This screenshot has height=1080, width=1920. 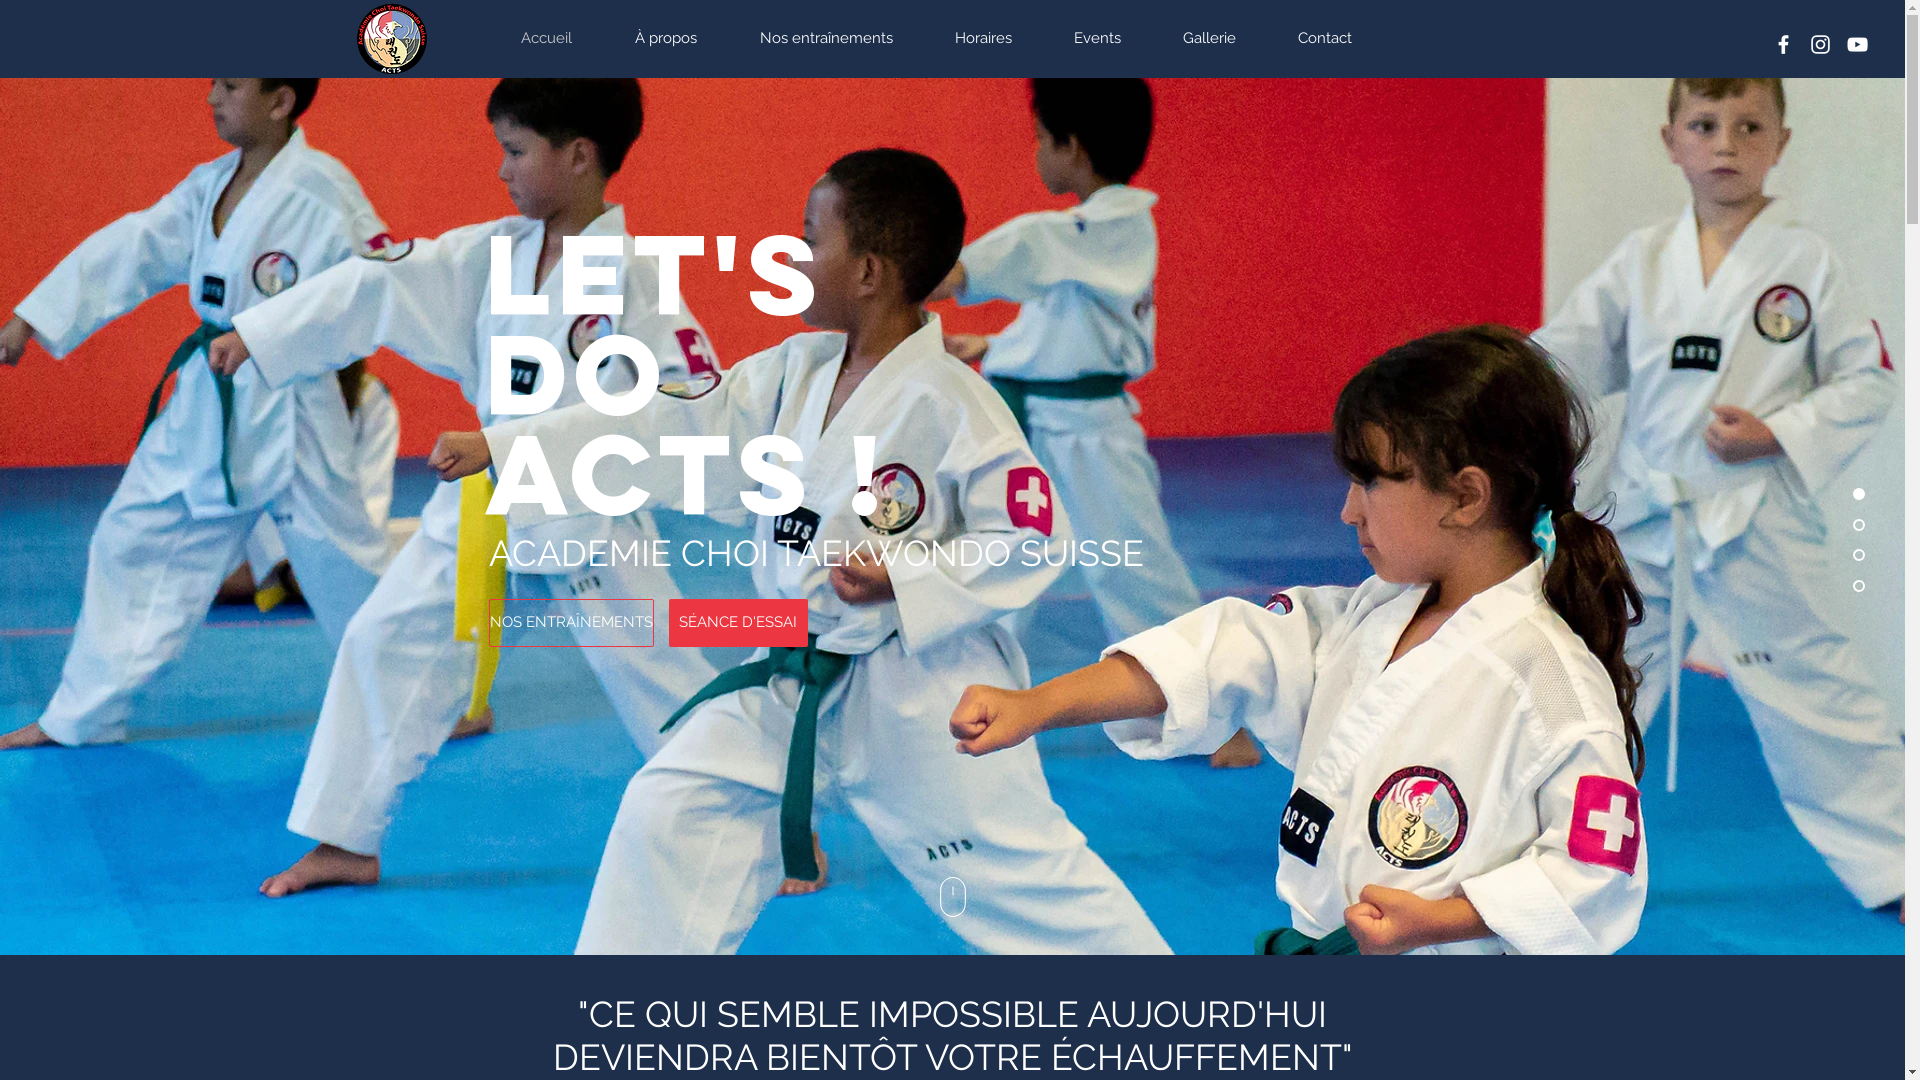 What do you see at coordinates (1224, 38) in the screenshot?
I see `'Gallerie'` at bounding box center [1224, 38].